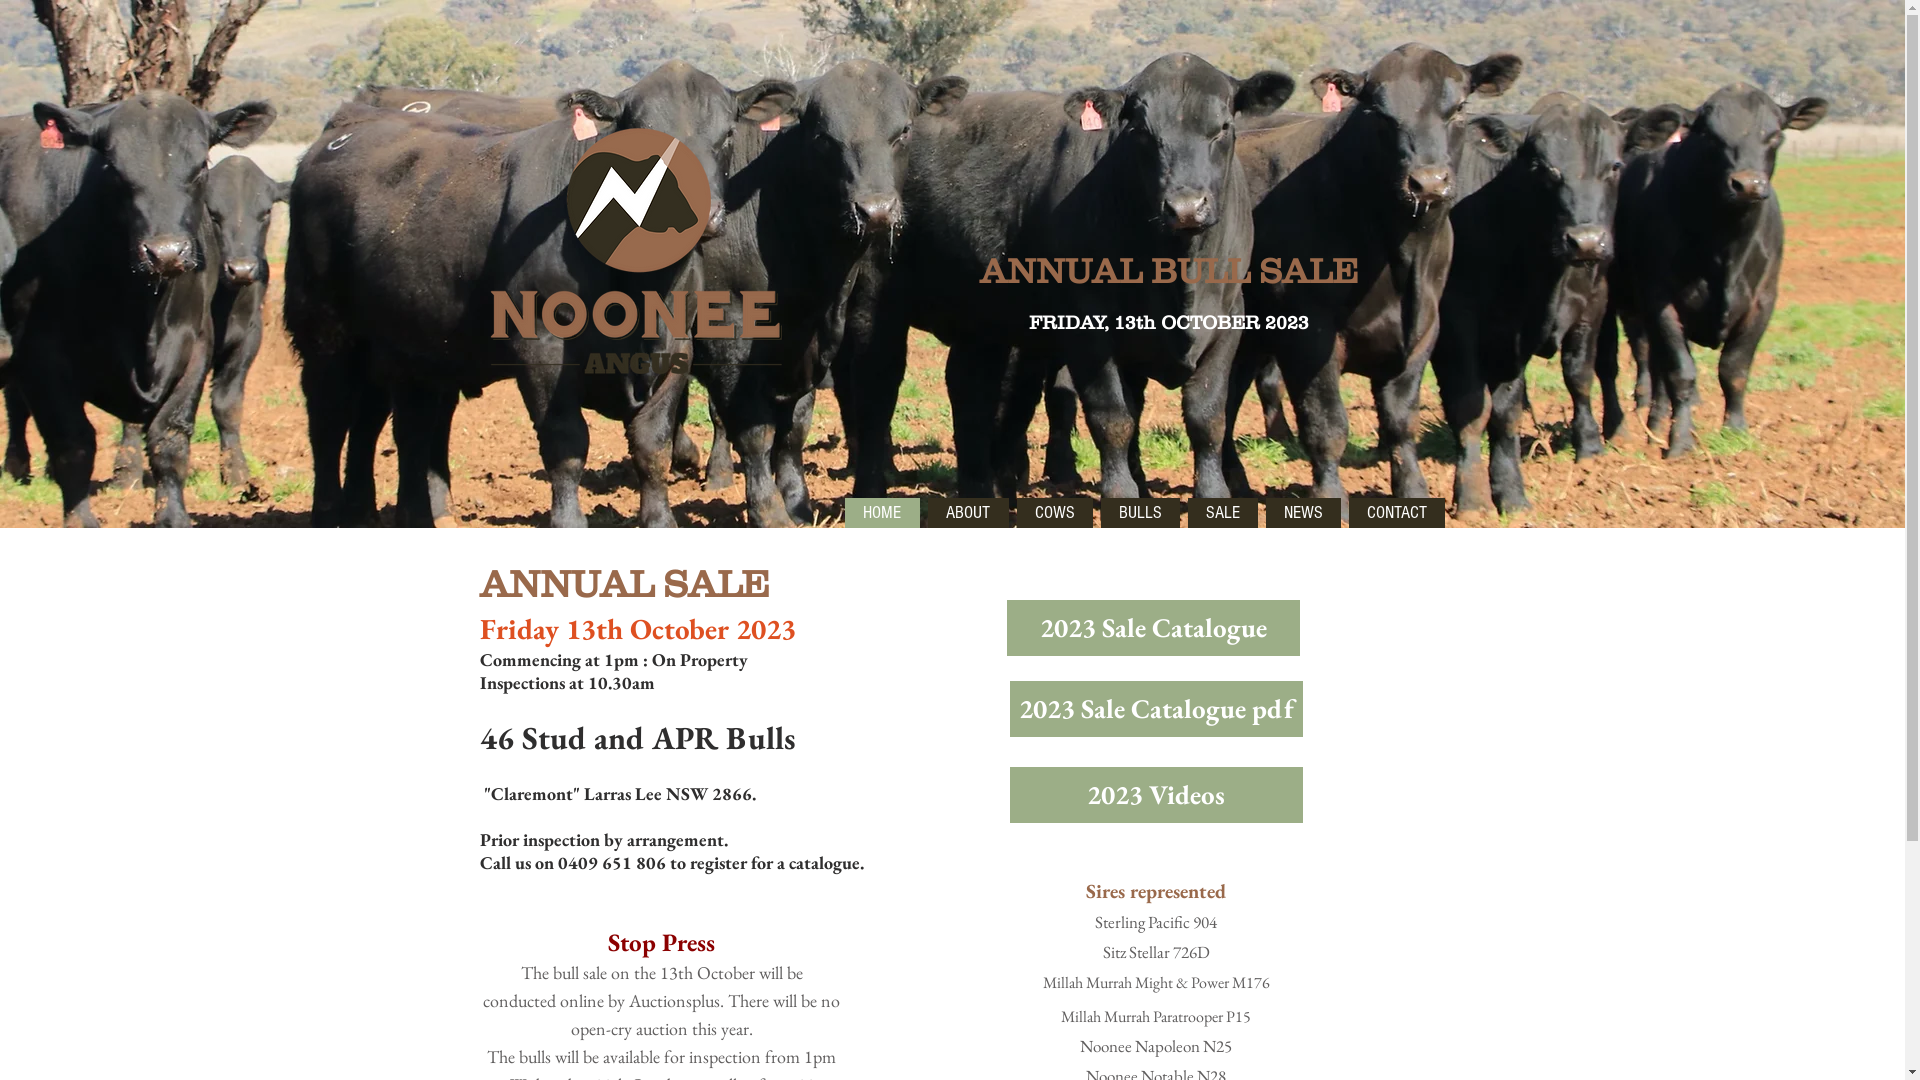  What do you see at coordinates (1156, 793) in the screenshot?
I see `'2023 Videos'` at bounding box center [1156, 793].